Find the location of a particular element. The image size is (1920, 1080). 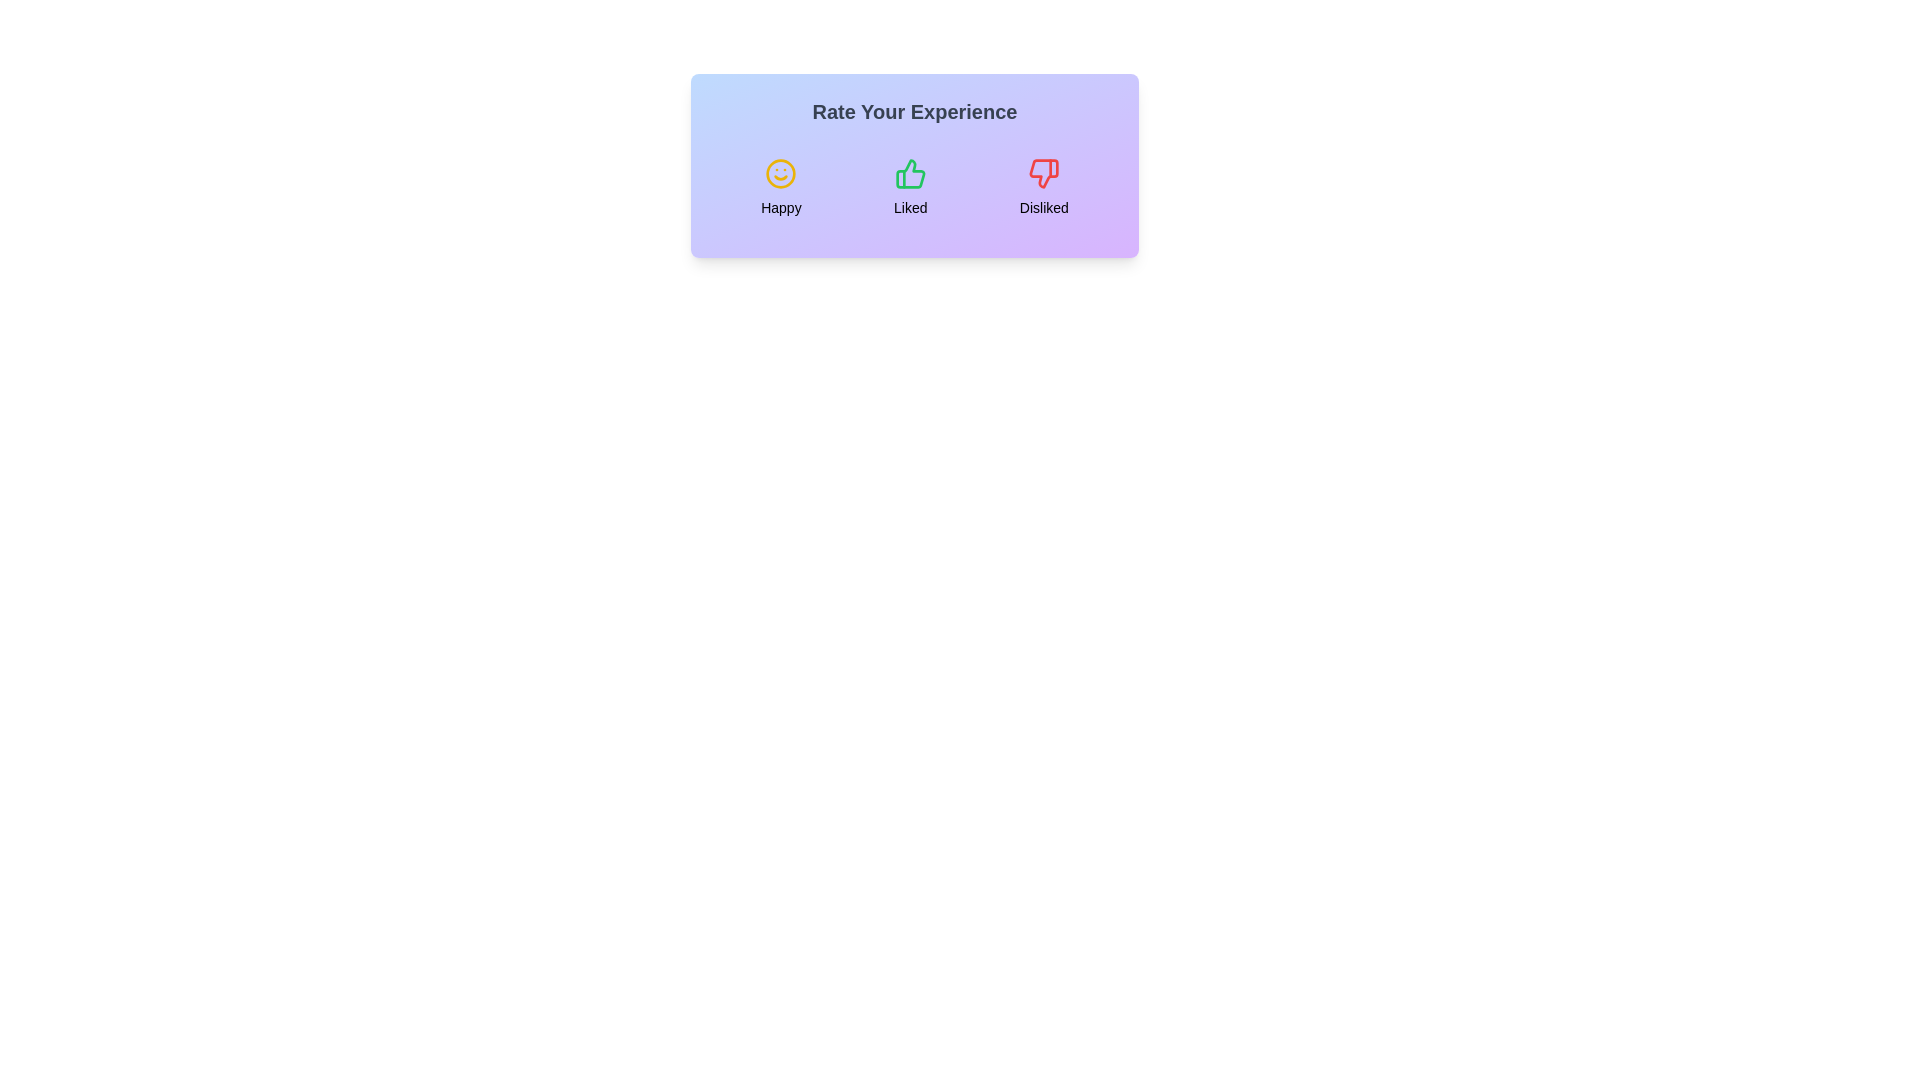

the 'Disliked' rating text label, which is located beneath the thumbs-down icon in the horizontal group of user feedback options is located at coordinates (1043, 208).